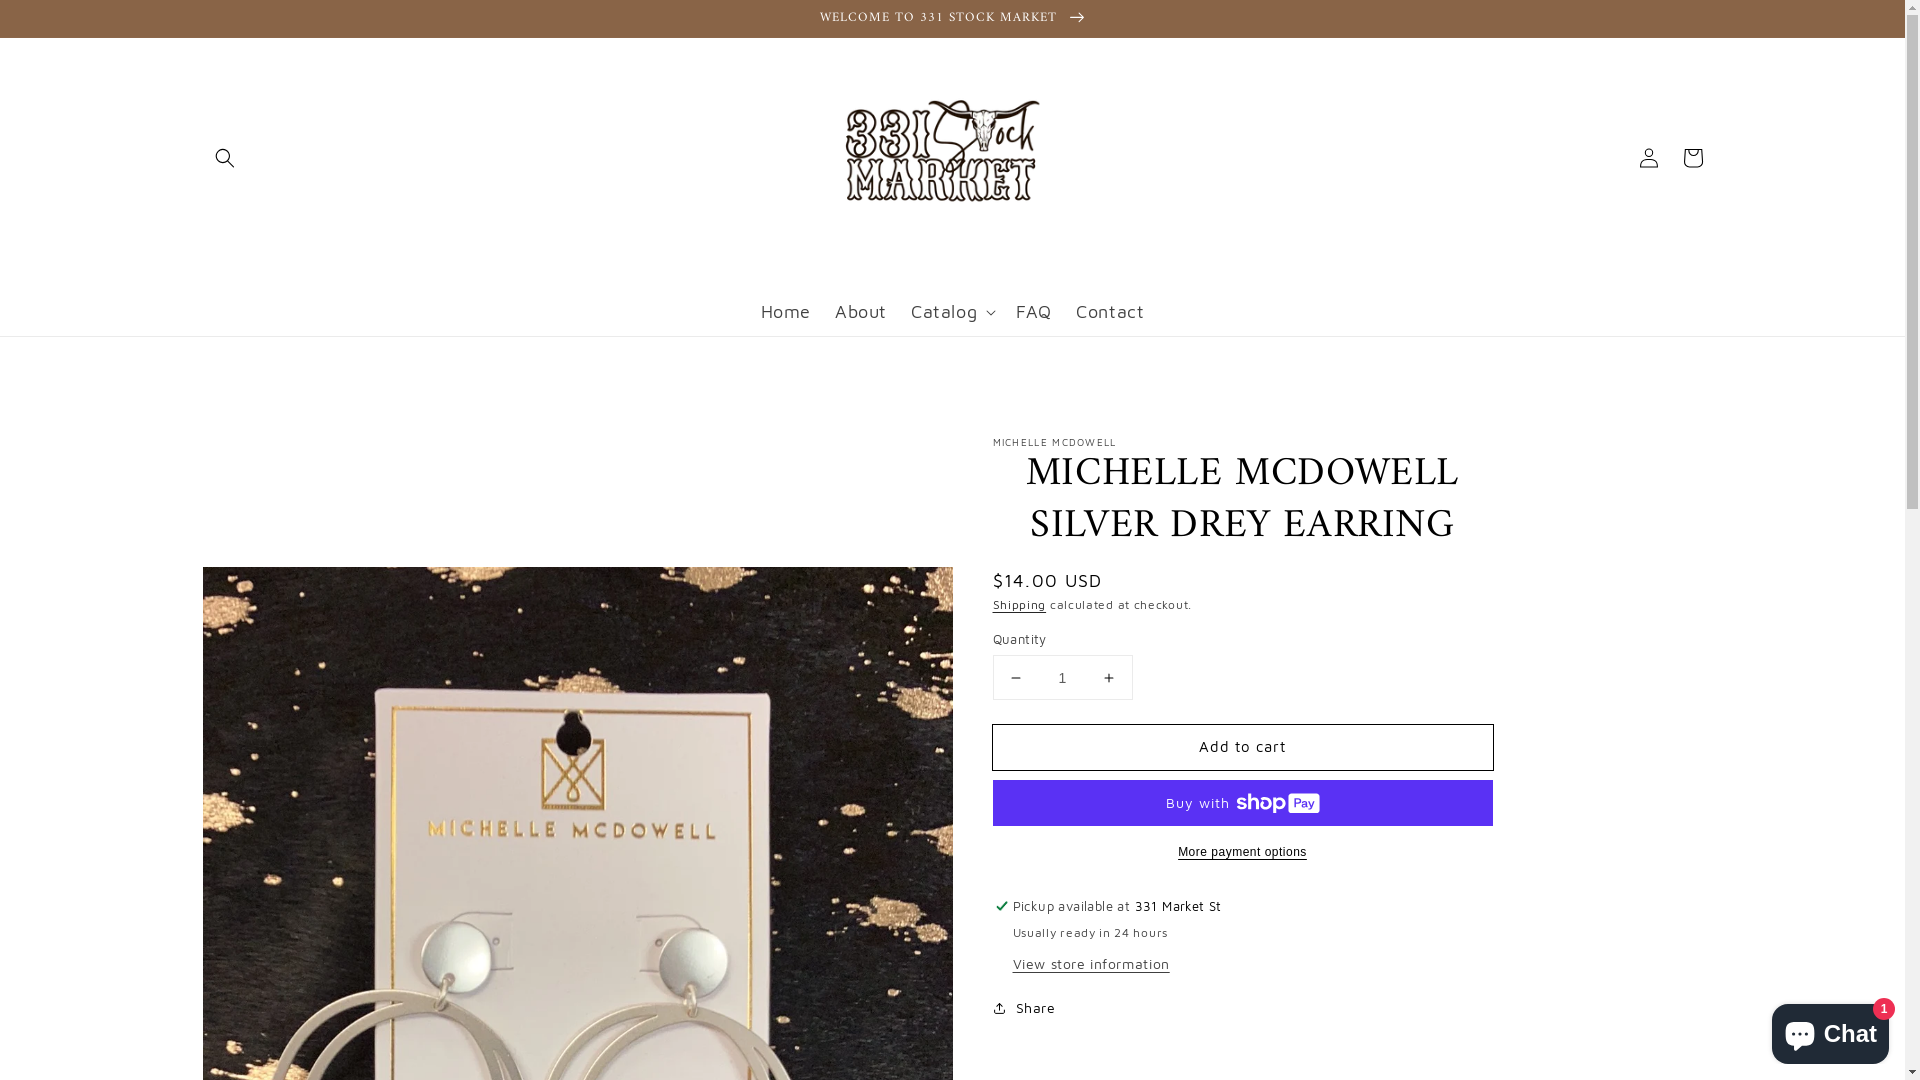 This screenshot has width=1920, height=1080. What do you see at coordinates (1016, 676) in the screenshot?
I see `'Decrease quantity for MICHELLE MCDOWELL SILVER DREY EARRING'` at bounding box center [1016, 676].